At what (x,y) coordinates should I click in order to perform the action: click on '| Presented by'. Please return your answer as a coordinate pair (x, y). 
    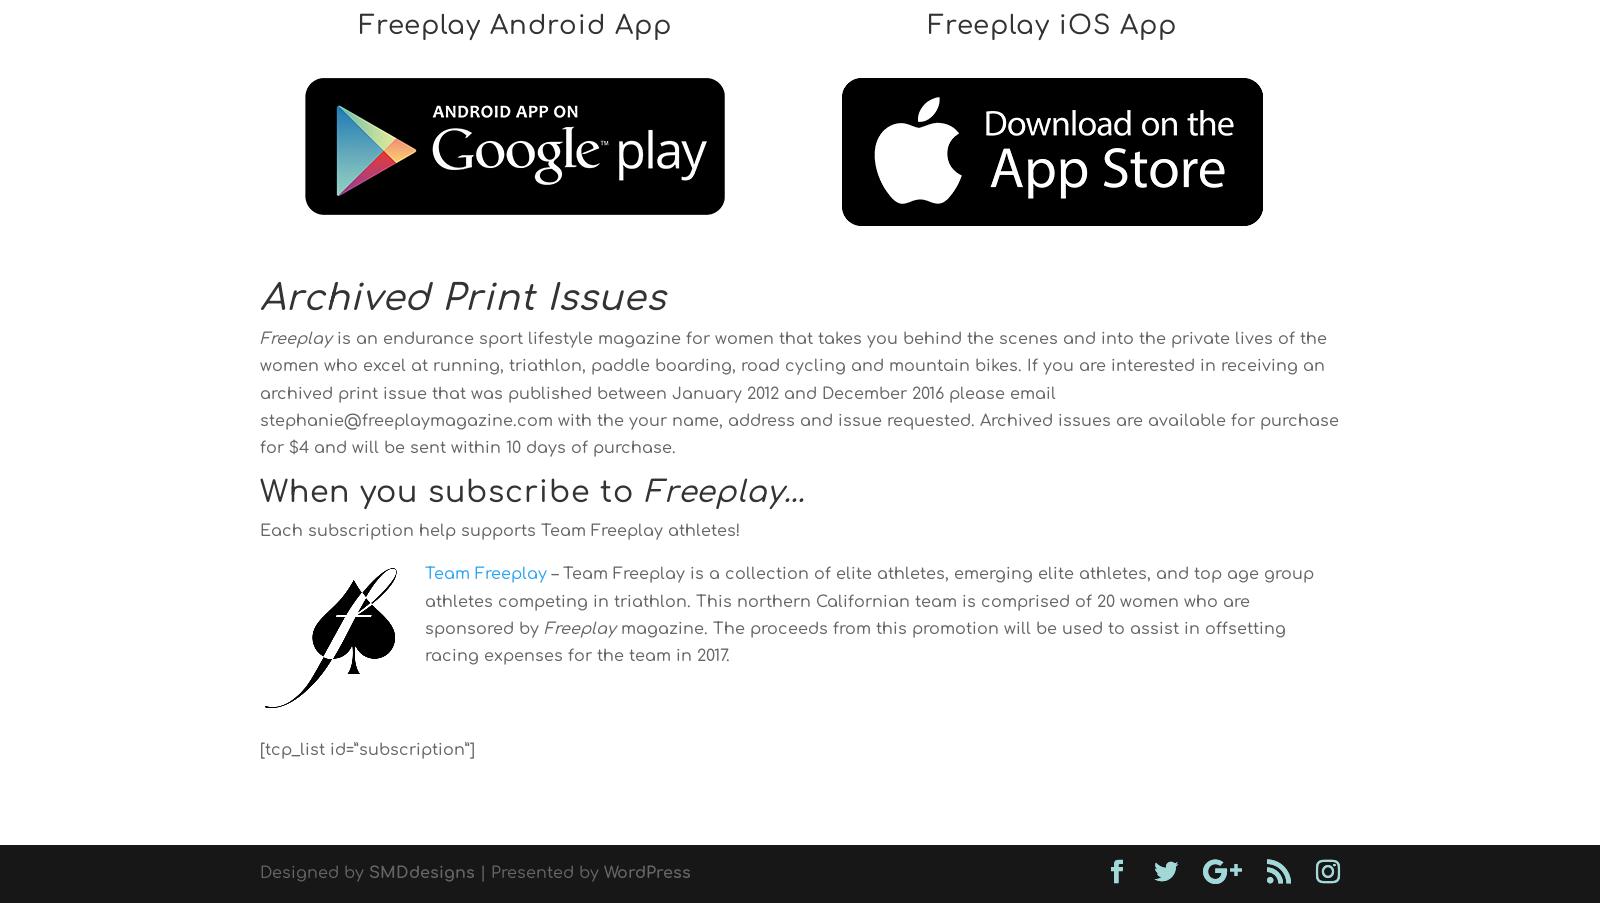
    Looking at the image, I should click on (538, 873).